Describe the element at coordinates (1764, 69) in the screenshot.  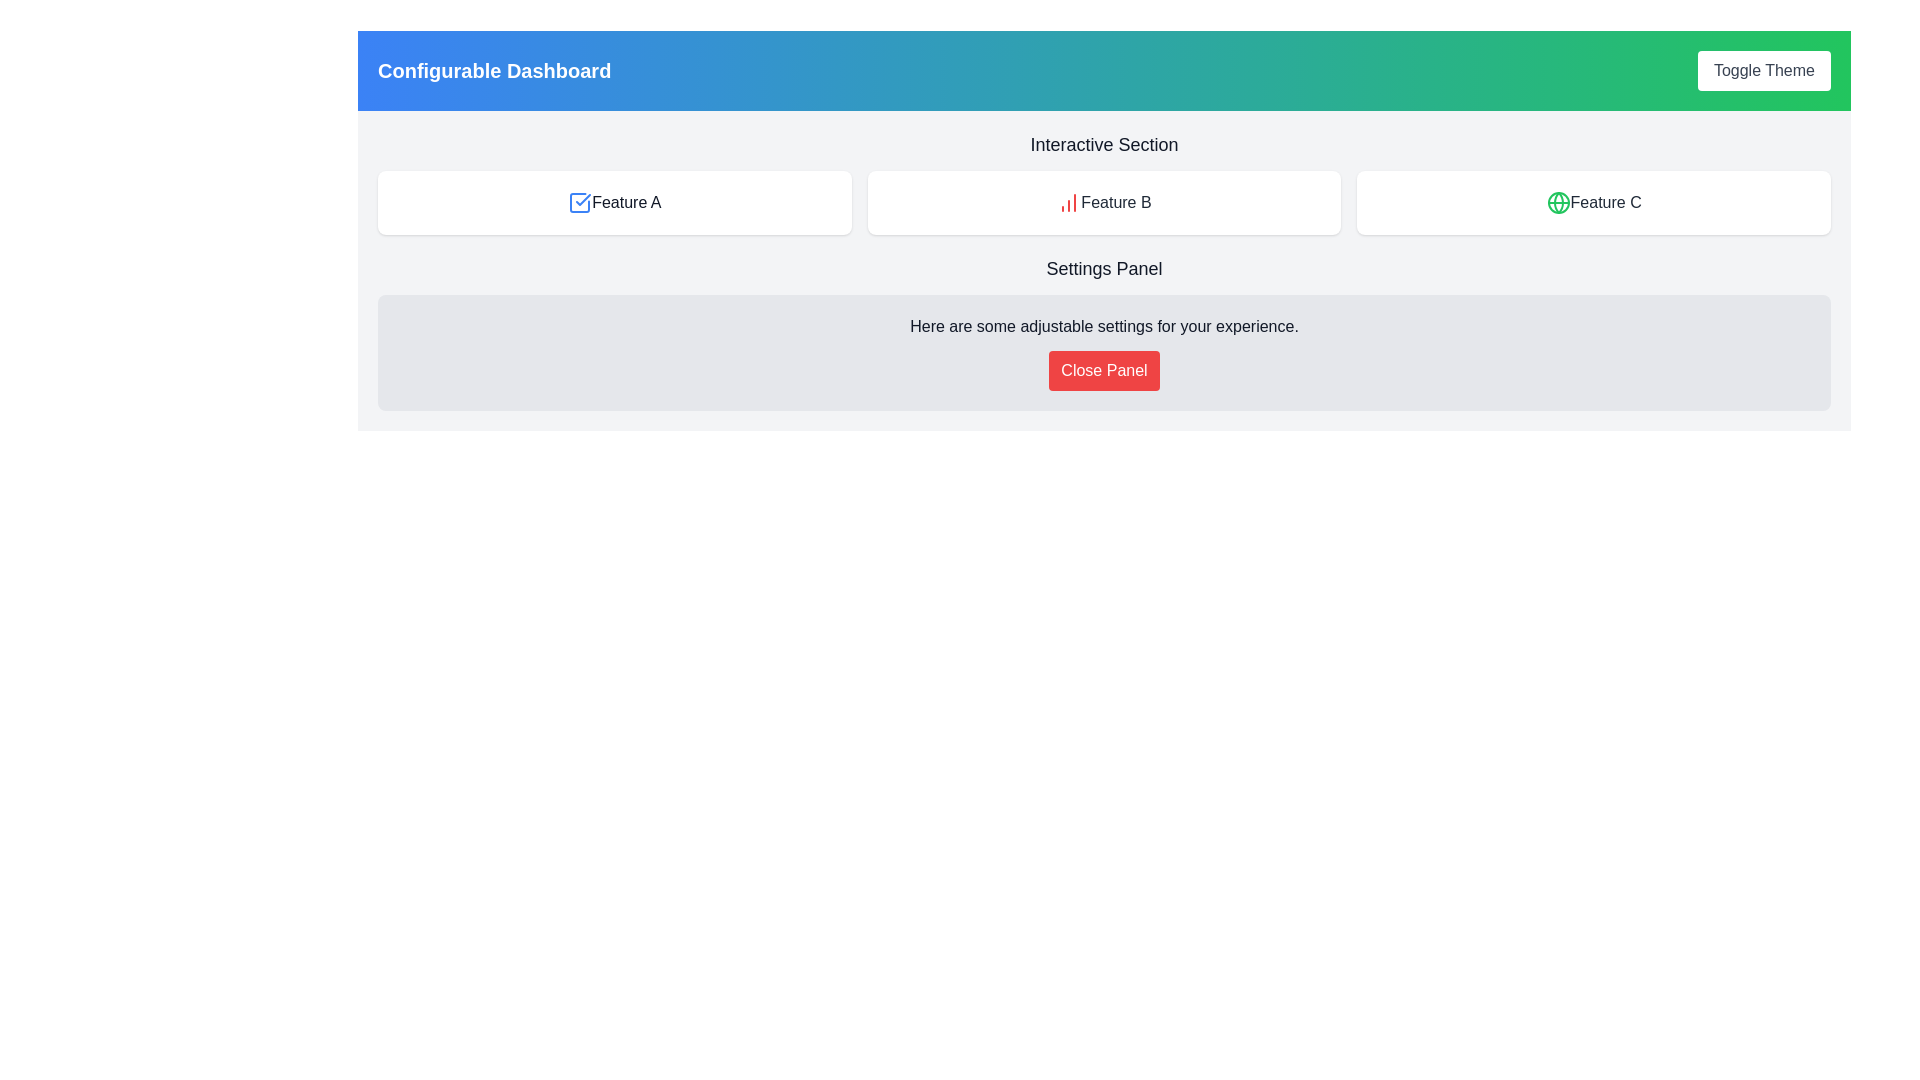
I see `the theme toggle button located at the top right corner of the header section, adjacent to the 'Configurable Dashboard' label, to observe the background color change` at that location.